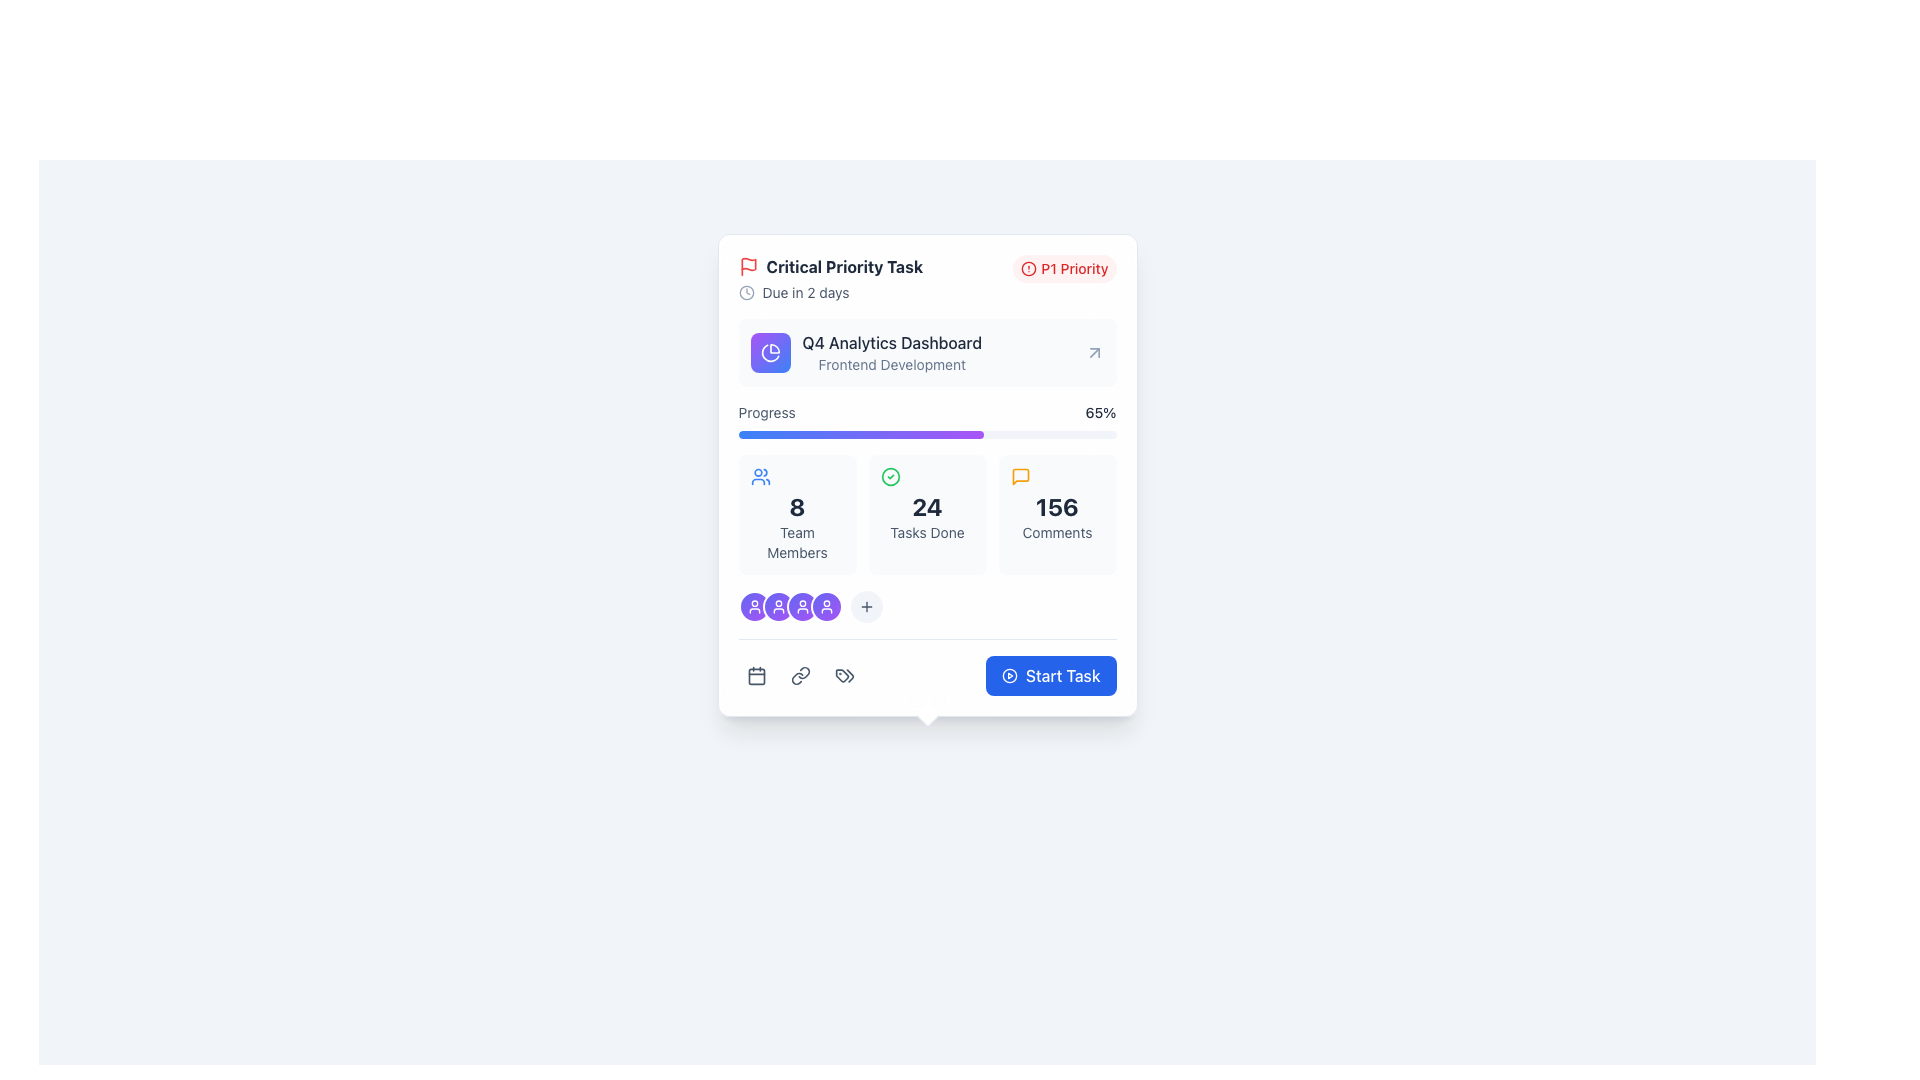 The height and width of the screenshot is (1080, 1920). What do you see at coordinates (926, 514) in the screenshot?
I see `the displayed numeric value '24' and the label 'Tasks Done' in the Text Display Component located centrally in the card-like layout` at bounding box center [926, 514].